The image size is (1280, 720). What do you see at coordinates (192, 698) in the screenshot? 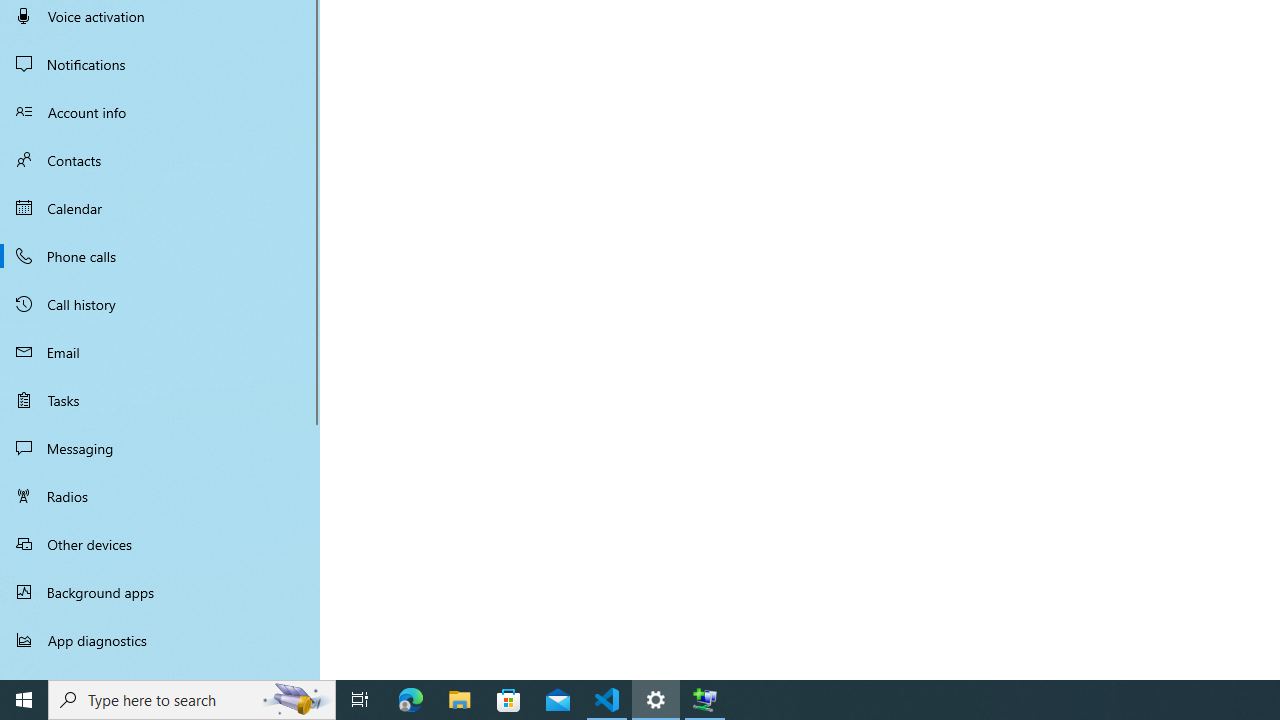
I see `'Type here to search'` at bounding box center [192, 698].